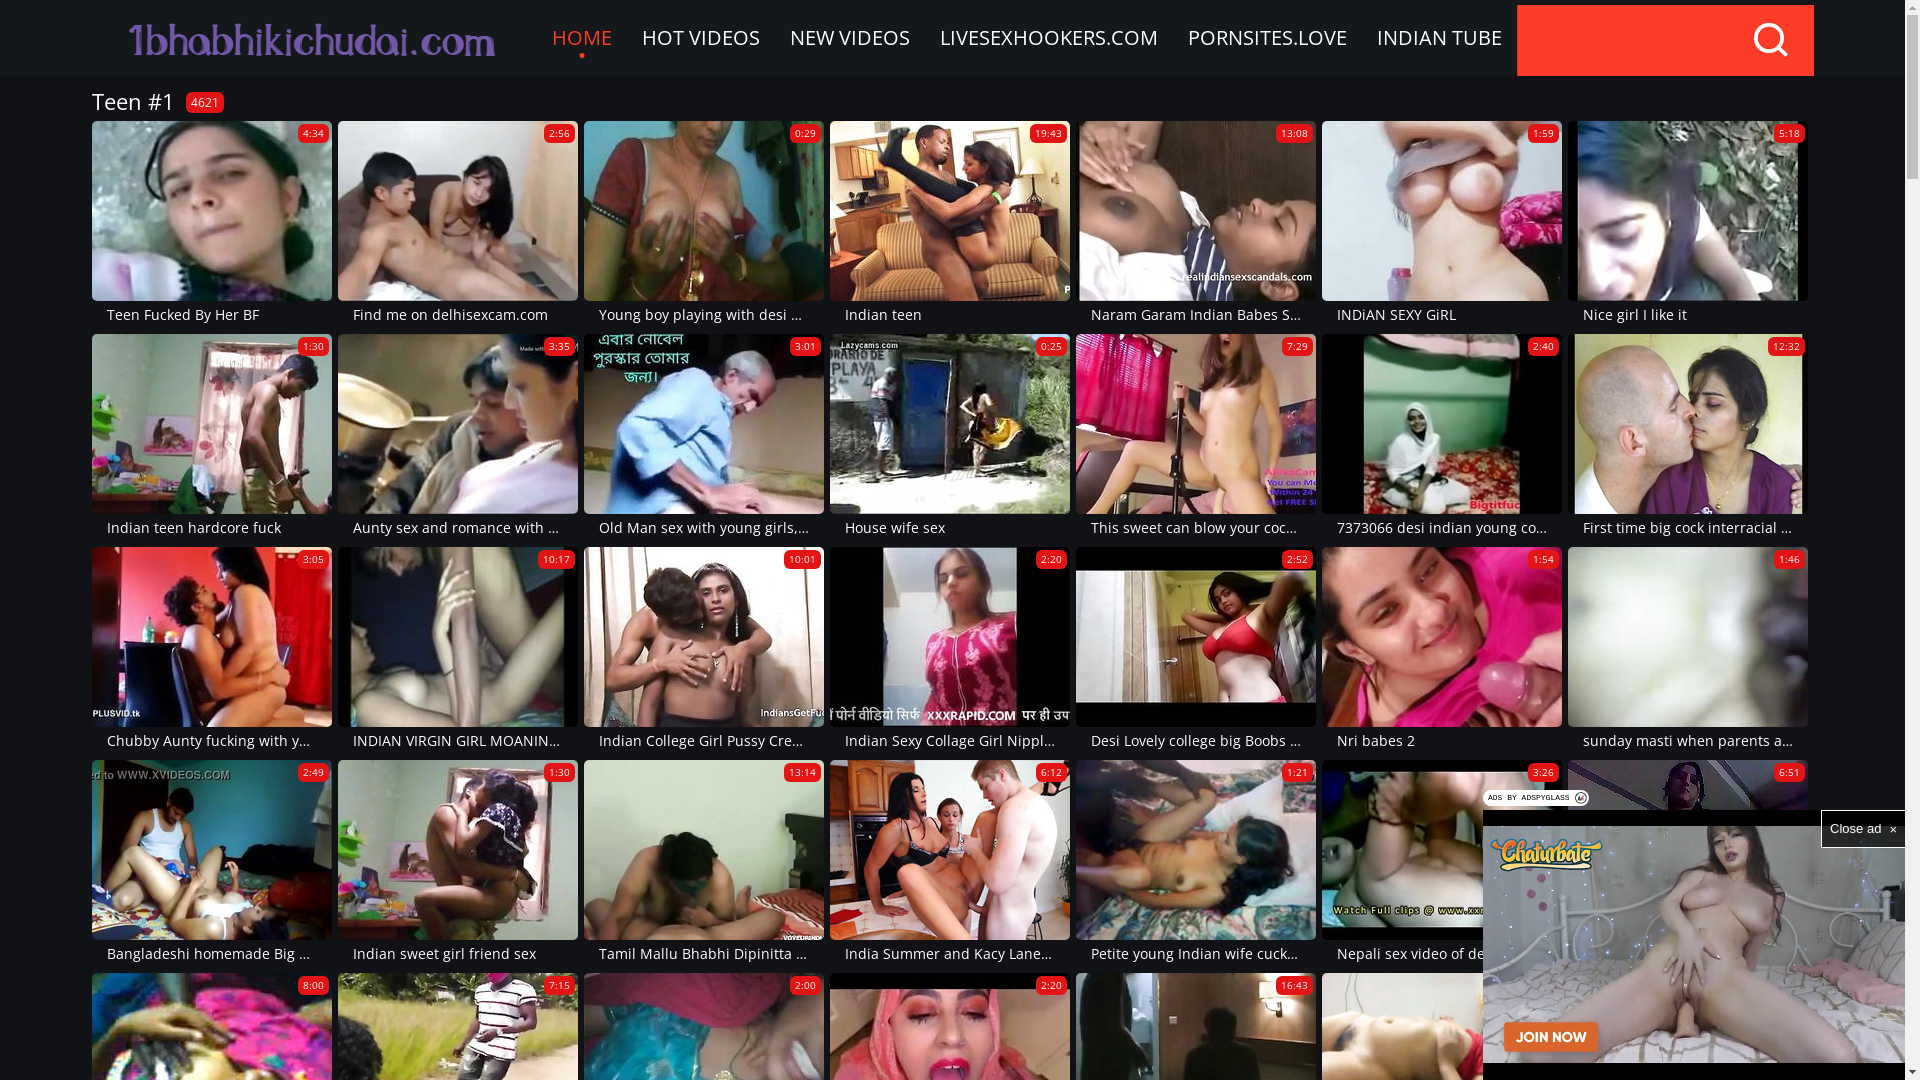 The image size is (1920, 1080). Describe the element at coordinates (849, 38) in the screenshot. I see `'NEW VIDEOS'` at that location.